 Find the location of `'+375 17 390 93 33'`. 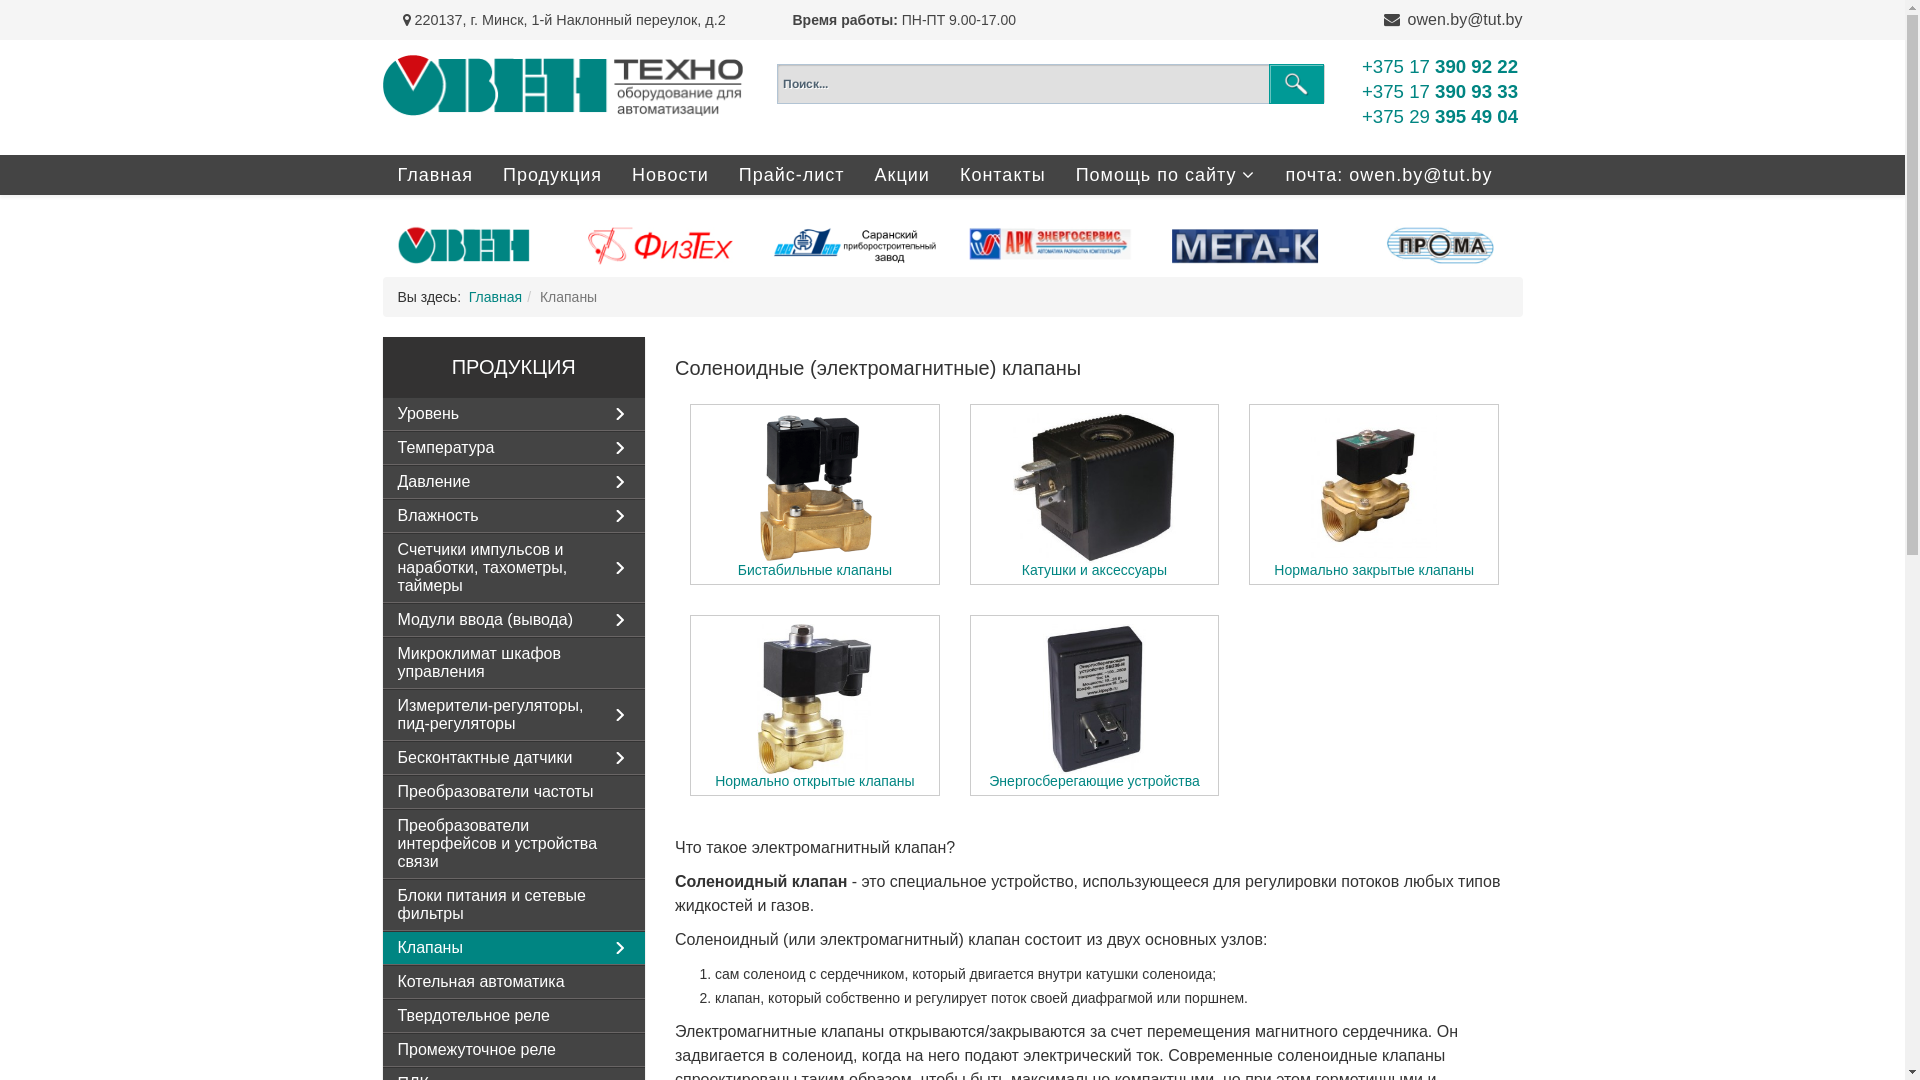

'+375 17 390 93 33' is located at coordinates (1440, 91).